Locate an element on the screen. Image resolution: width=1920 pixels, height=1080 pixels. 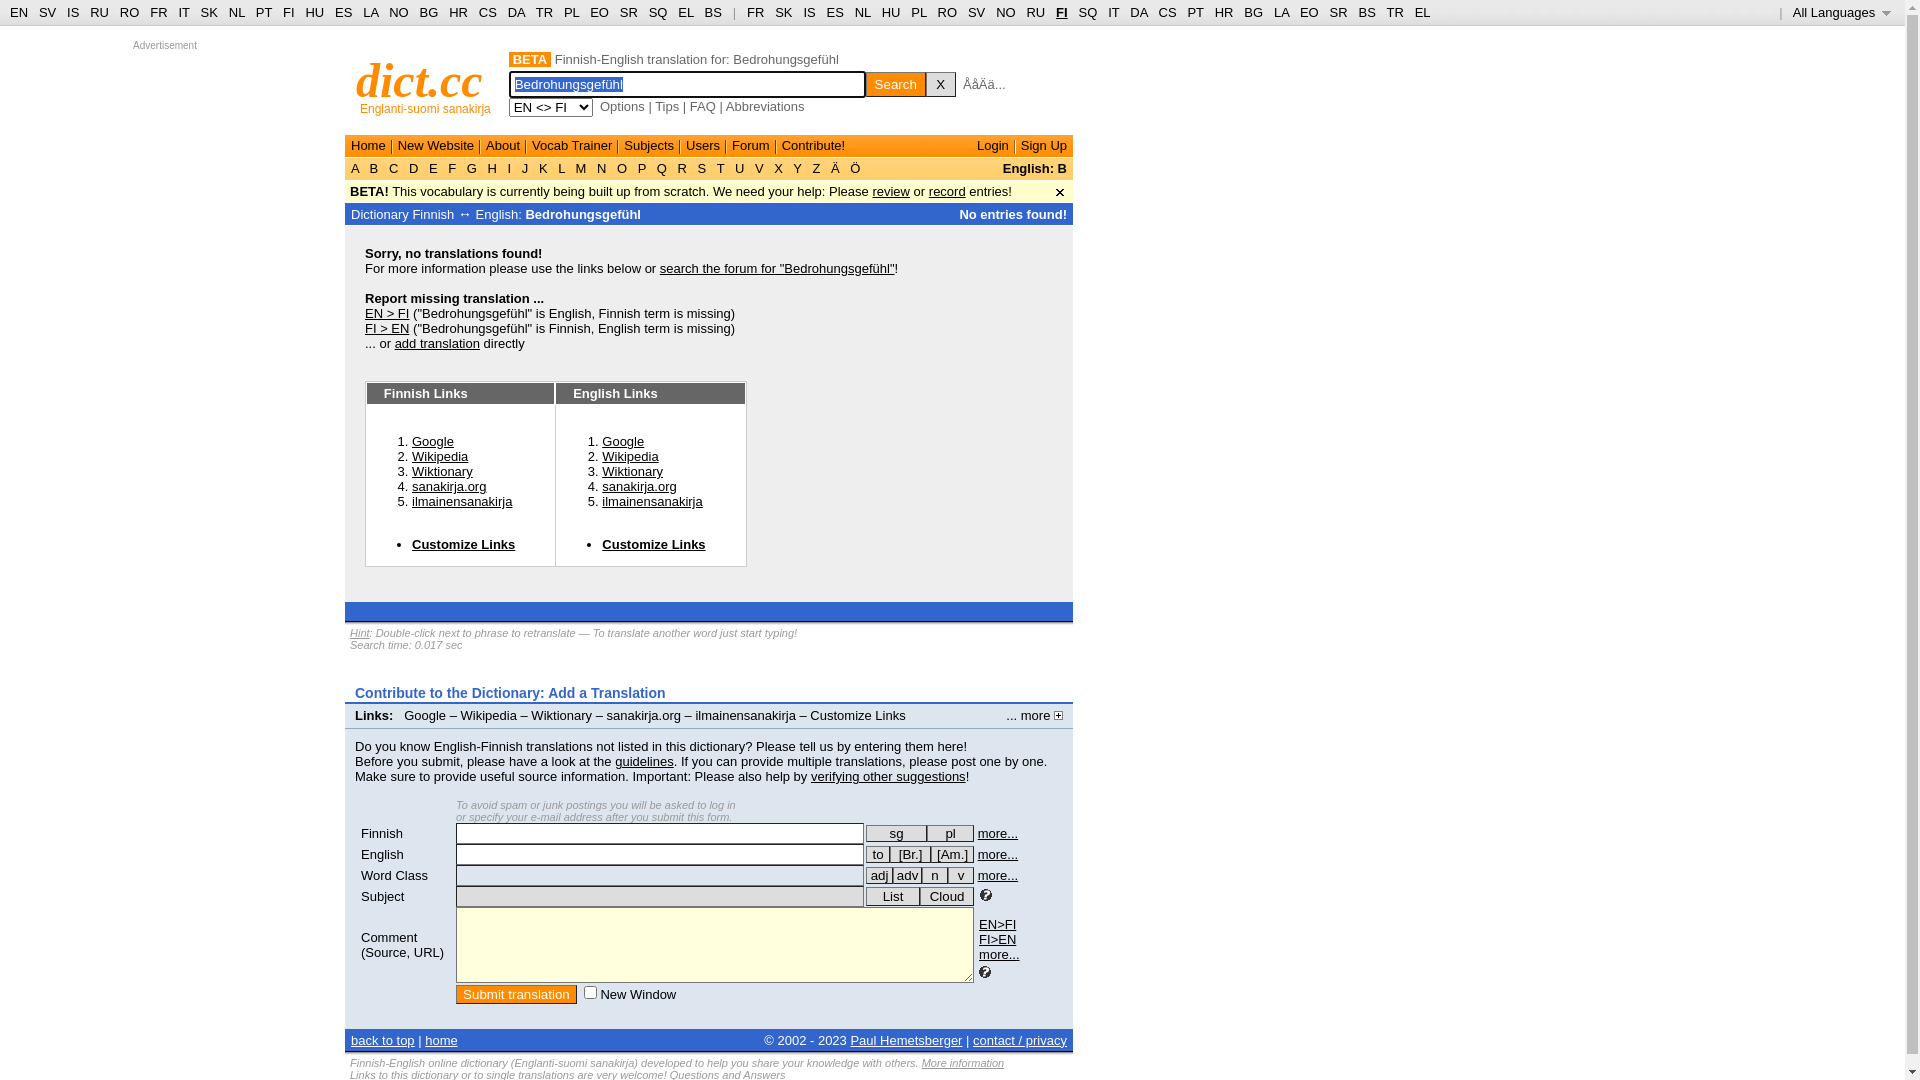
'F' is located at coordinates (451, 167).